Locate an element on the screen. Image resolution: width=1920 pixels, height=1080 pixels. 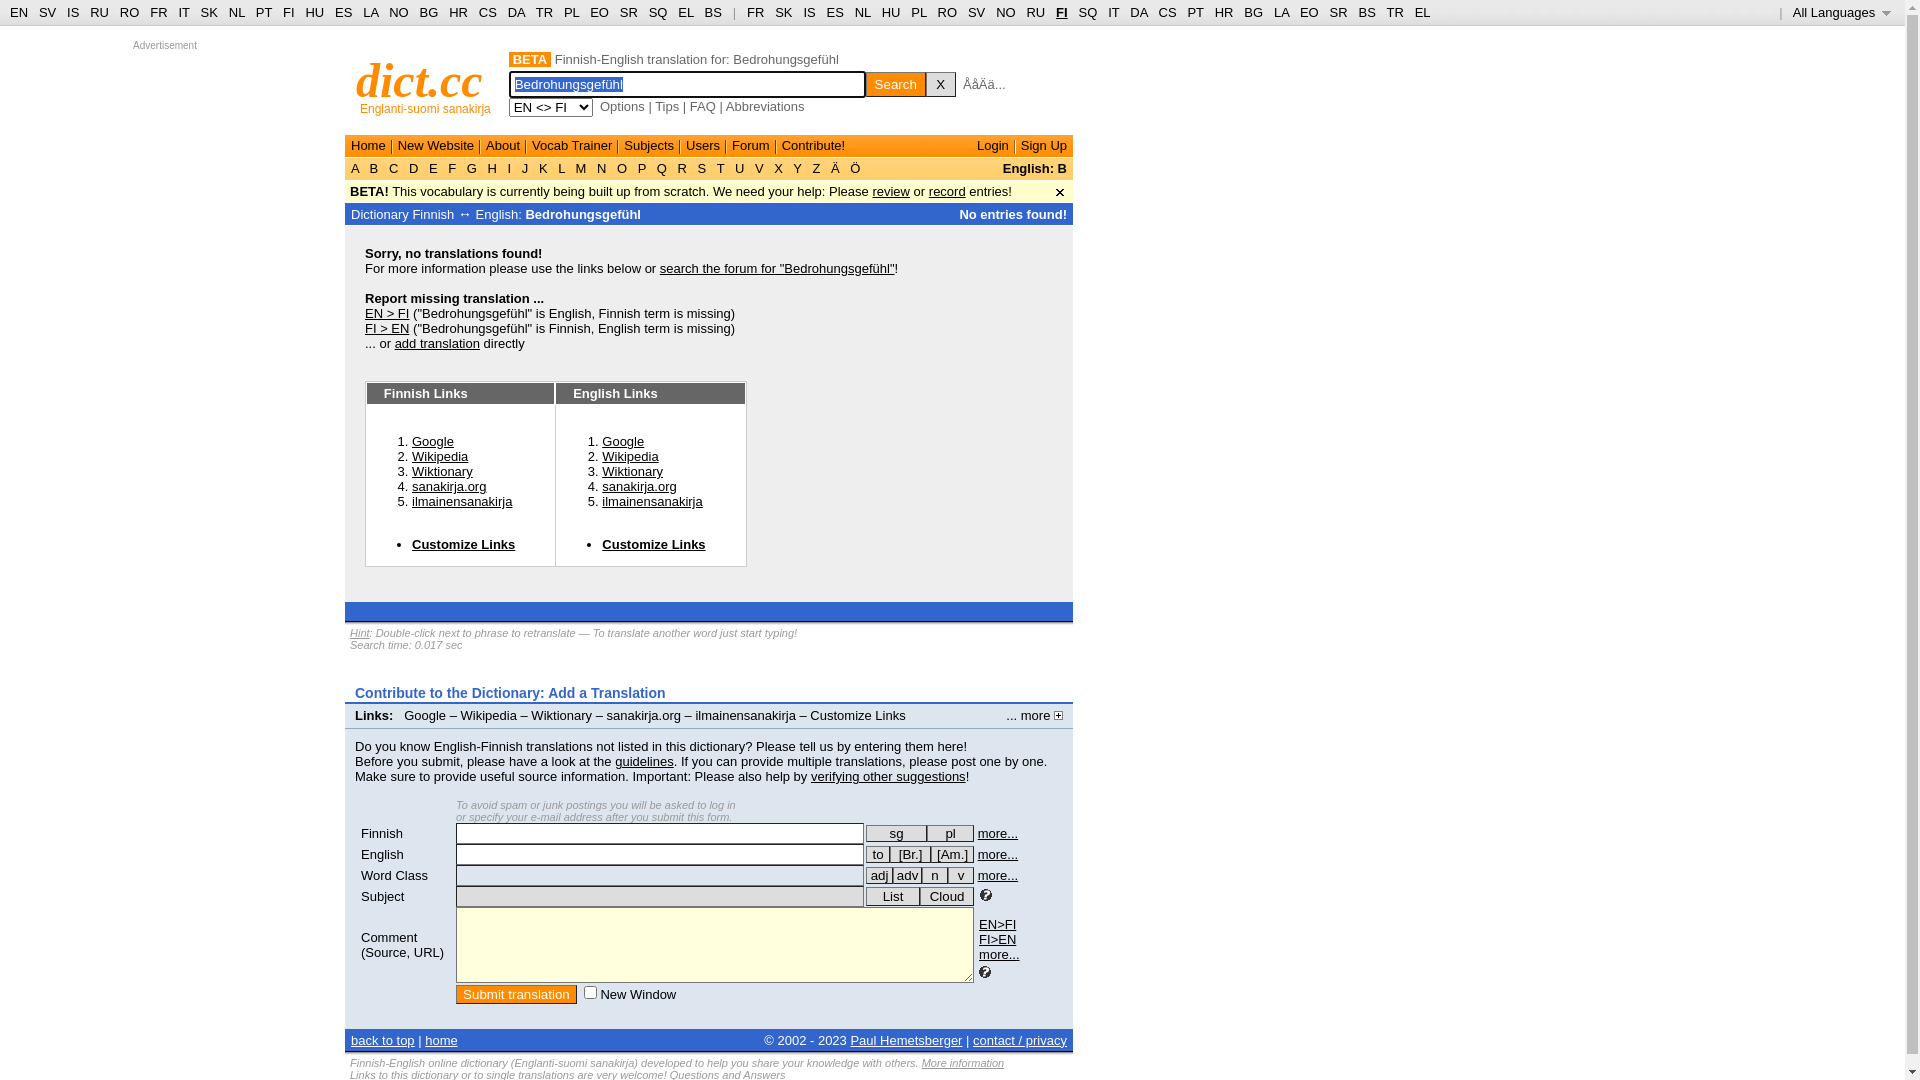
'F' is located at coordinates (451, 167).